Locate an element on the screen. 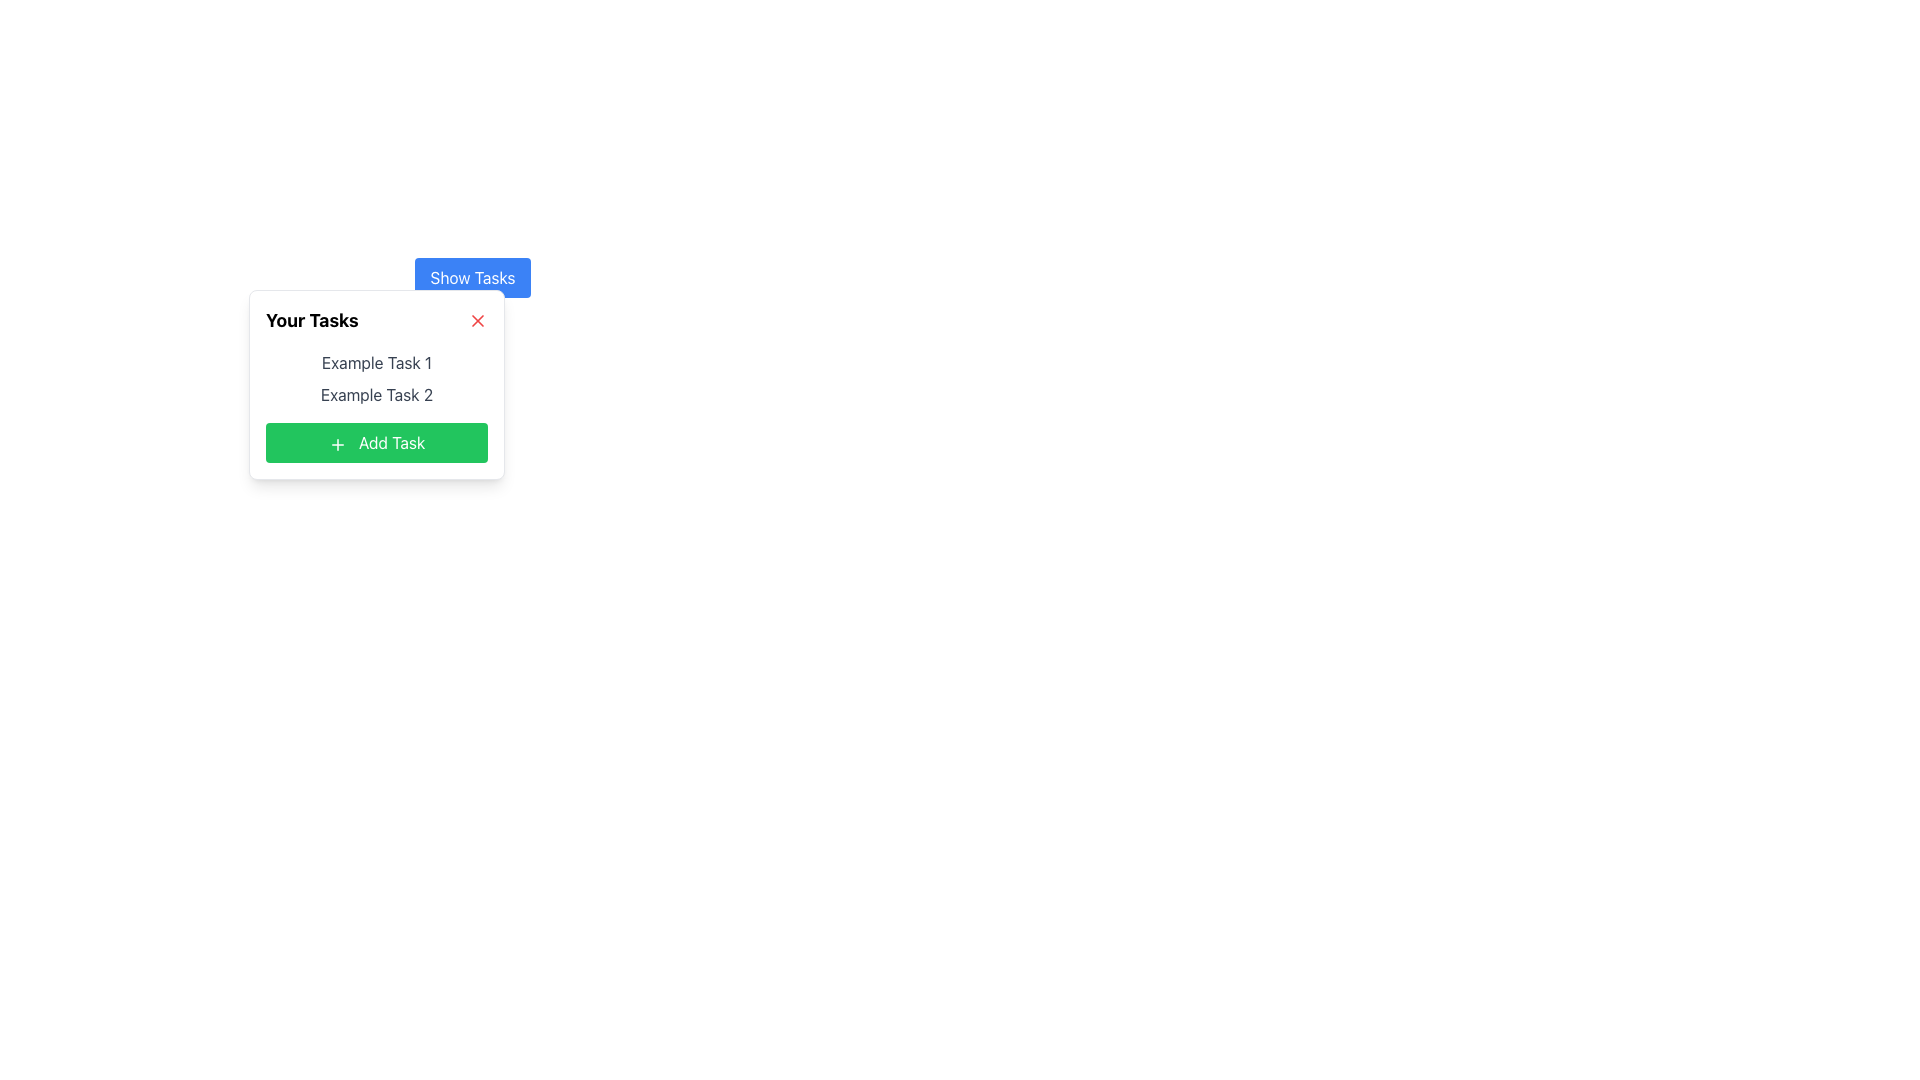  the small red 'X' Close button icon located at the top-right corner of the task management panel is located at coordinates (477, 319).